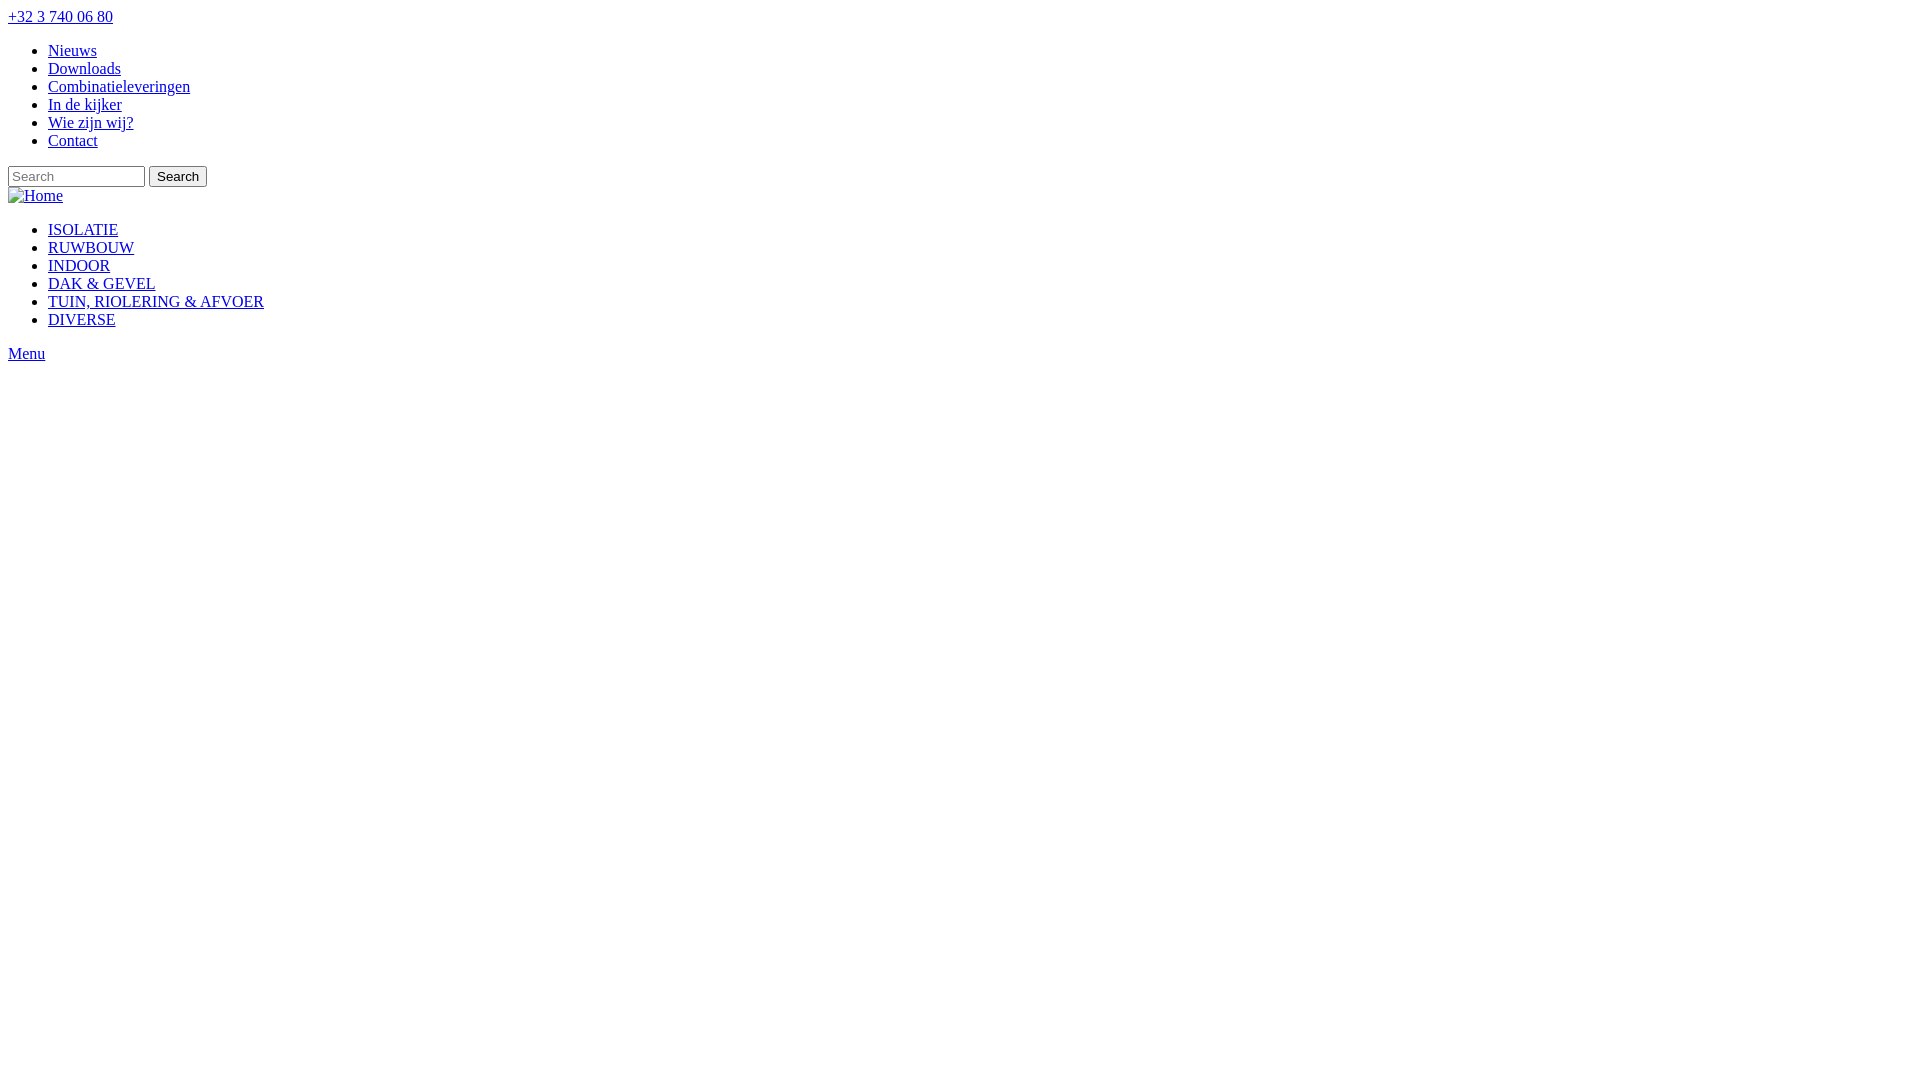 This screenshot has height=1080, width=1920. Describe the element at coordinates (72, 49) in the screenshot. I see `'Nieuws'` at that location.